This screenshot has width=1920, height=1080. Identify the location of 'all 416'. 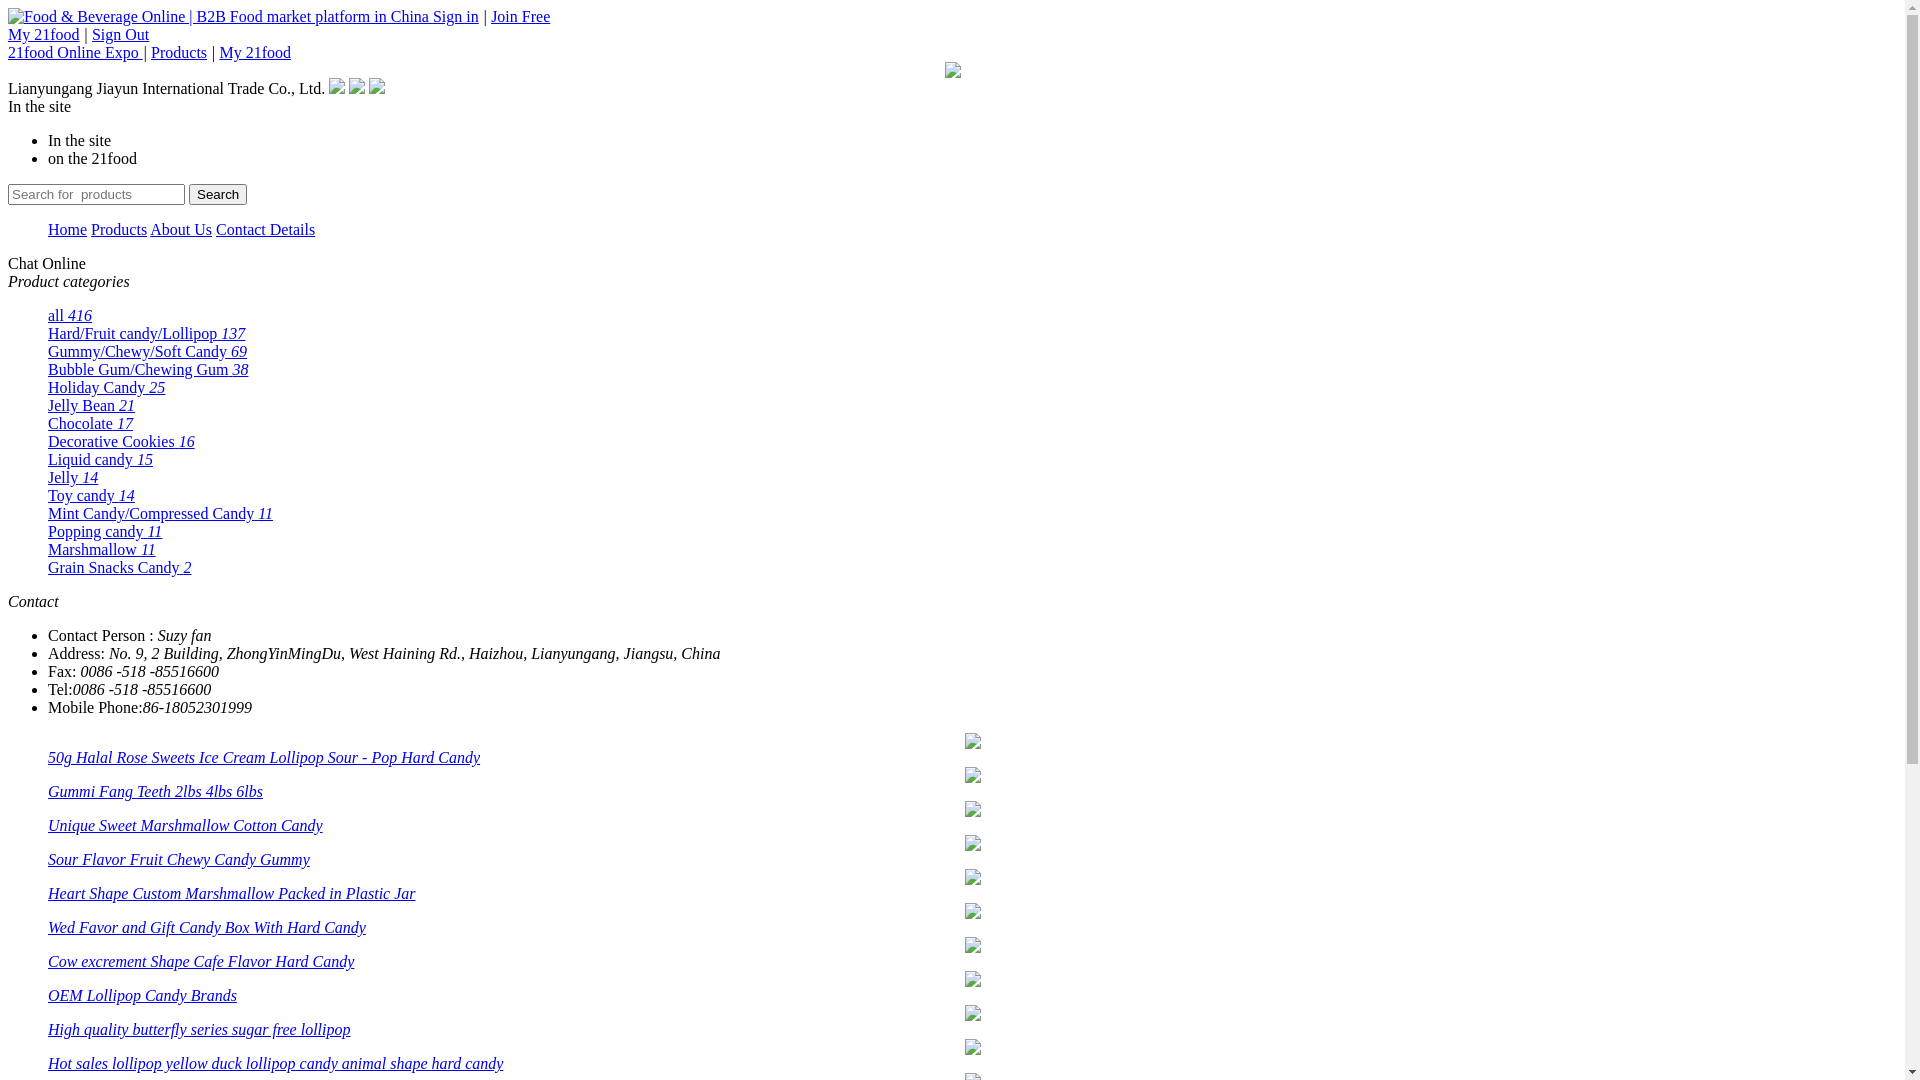
(70, 315).